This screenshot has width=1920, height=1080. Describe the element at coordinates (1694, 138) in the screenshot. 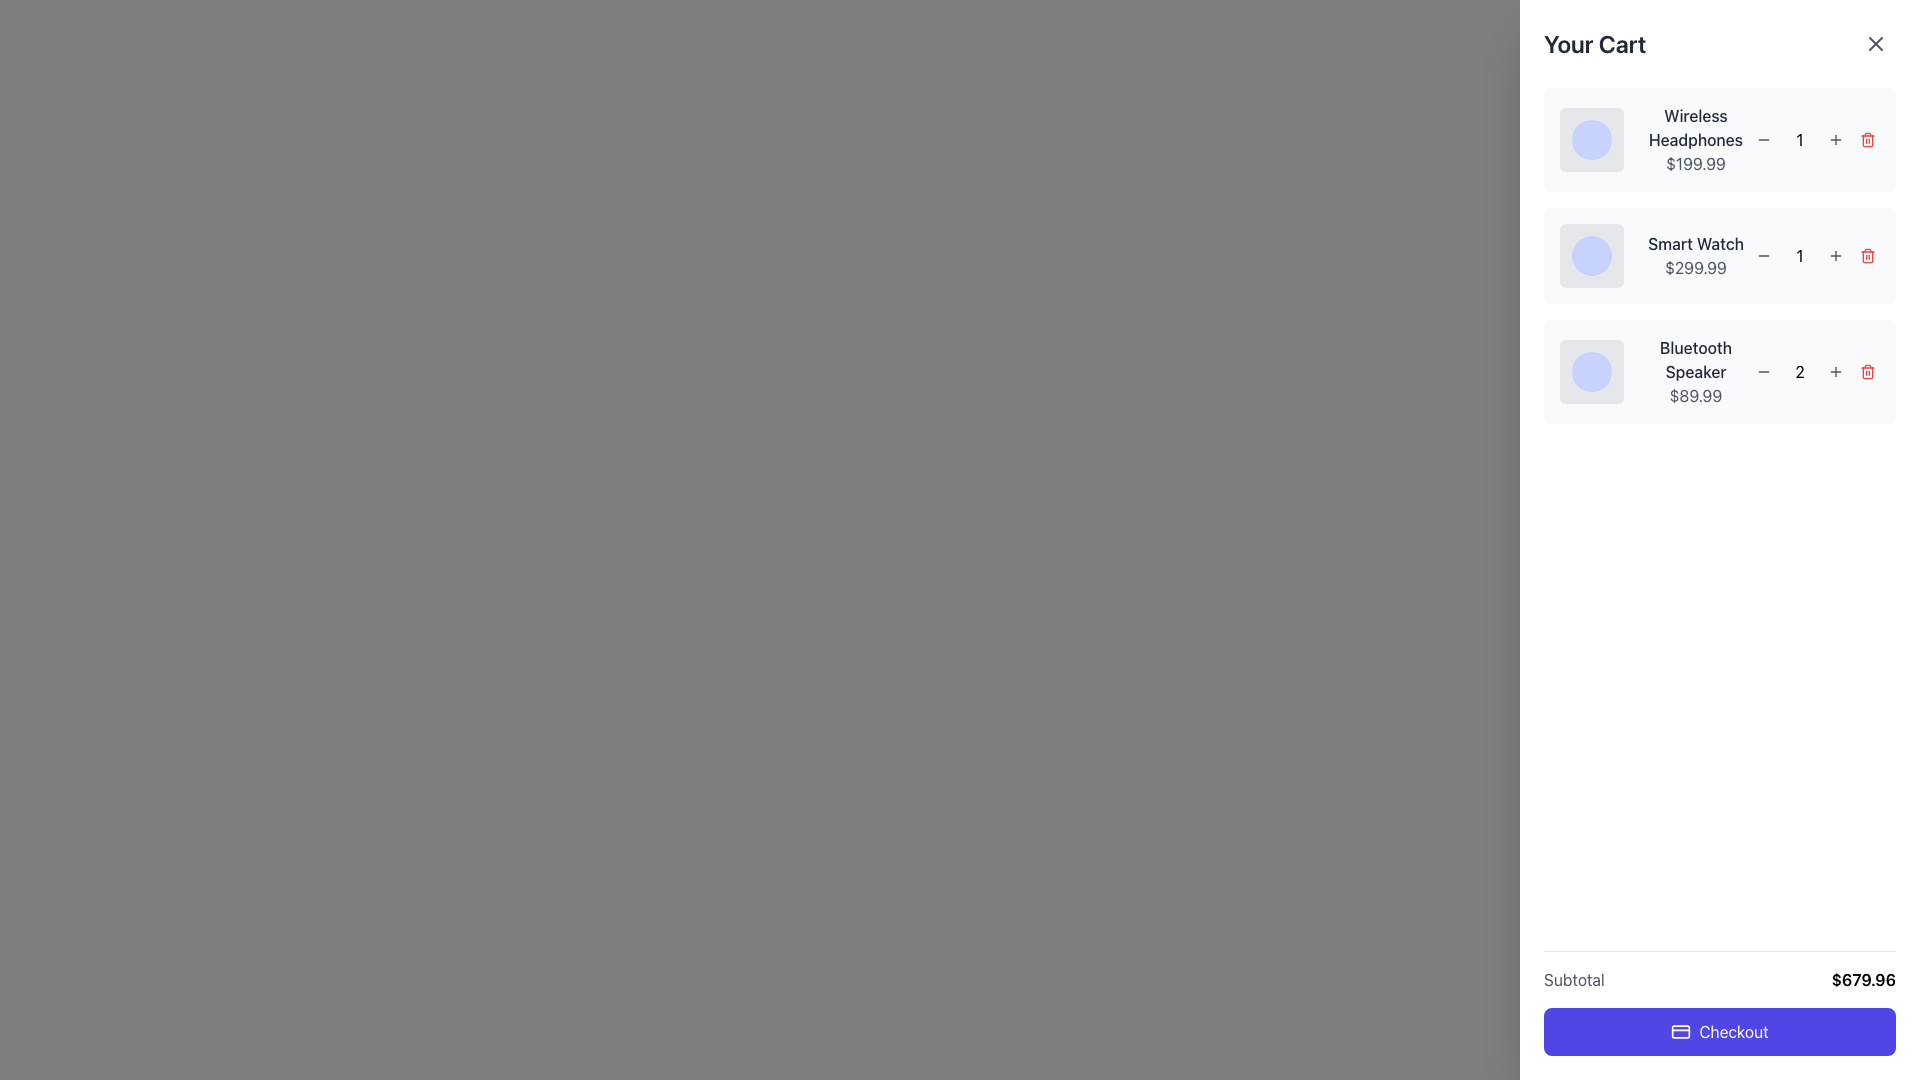

I see `the Text Display element that shows the product name and price in the cart, which is the first item in the list, located to the right of a circular image placeholder` at that location.